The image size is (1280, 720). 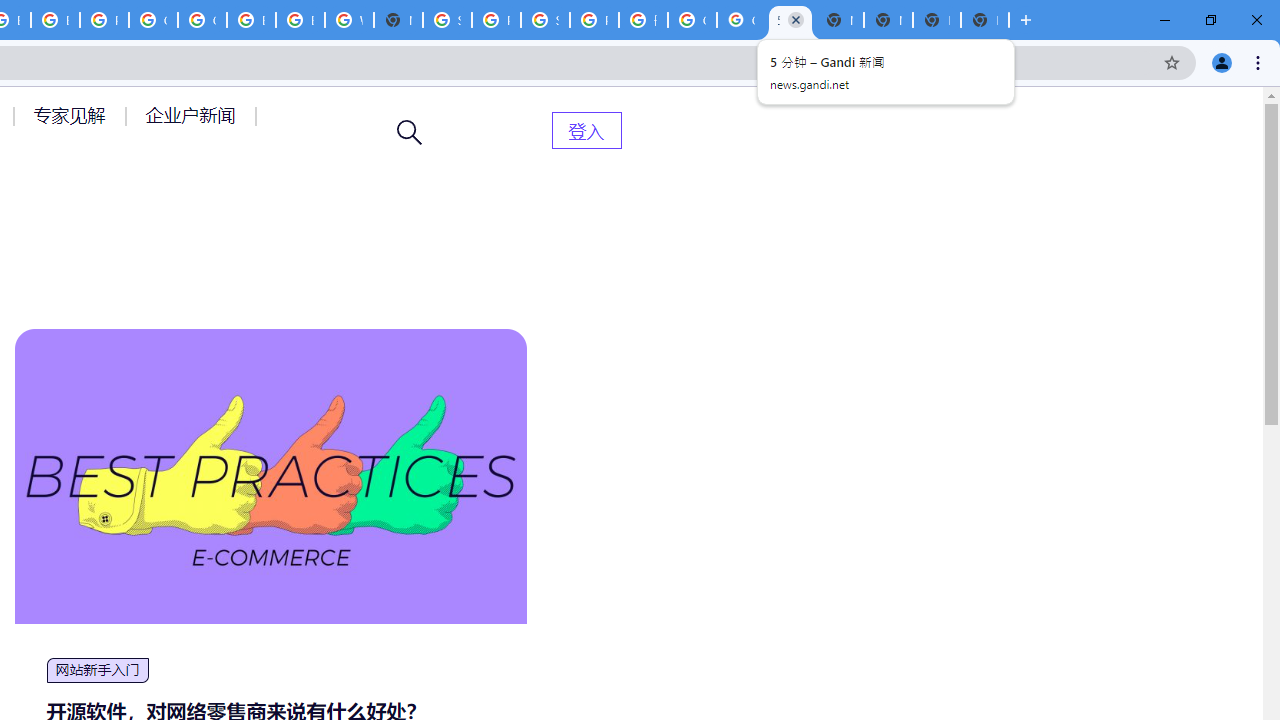 I want to click on 'AutomationID: menu-item-82399', so click(x=585, y=129).